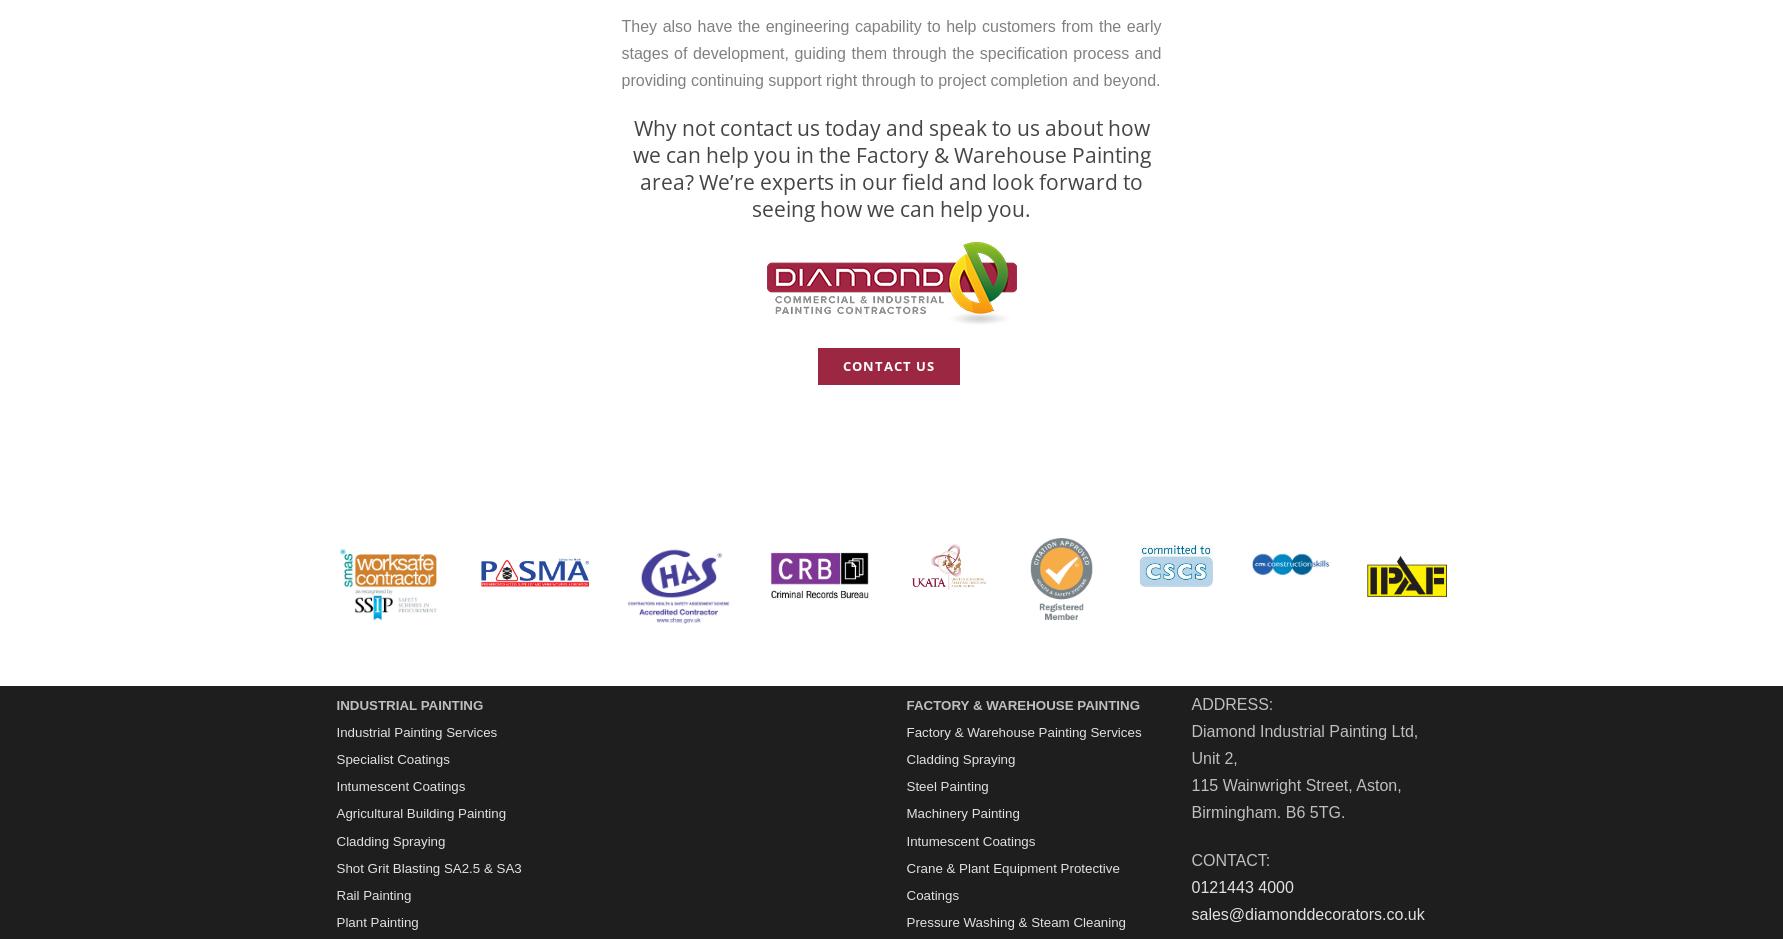 The image size is (1783, 939). What do you see at coordinates (1015, 921) in the screenshot?
I see `'Pressure Washing & Steam Cleaning'` at bounding box center [1015, 921].